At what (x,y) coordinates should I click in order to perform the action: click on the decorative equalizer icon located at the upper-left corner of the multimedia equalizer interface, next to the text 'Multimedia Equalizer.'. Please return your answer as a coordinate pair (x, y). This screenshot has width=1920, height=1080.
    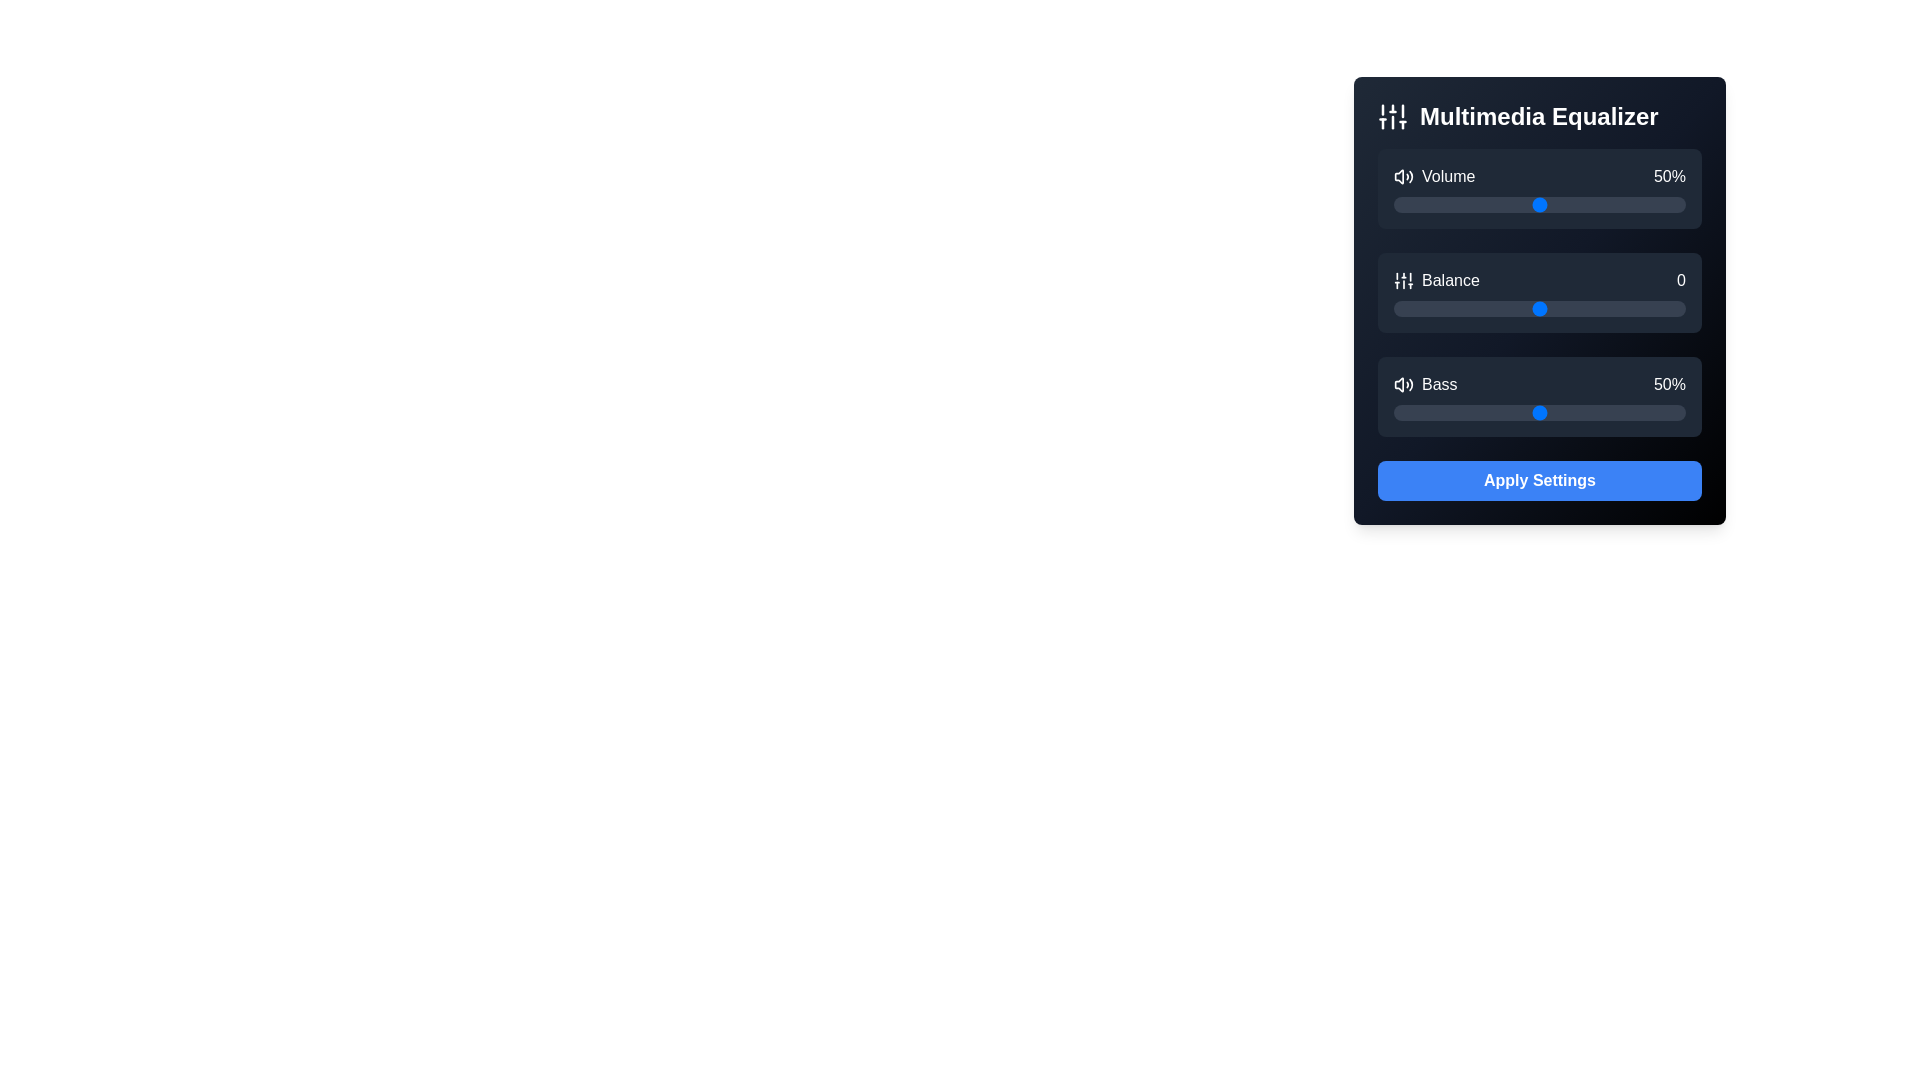
    Looking at the image, I should click on (1391, 116).